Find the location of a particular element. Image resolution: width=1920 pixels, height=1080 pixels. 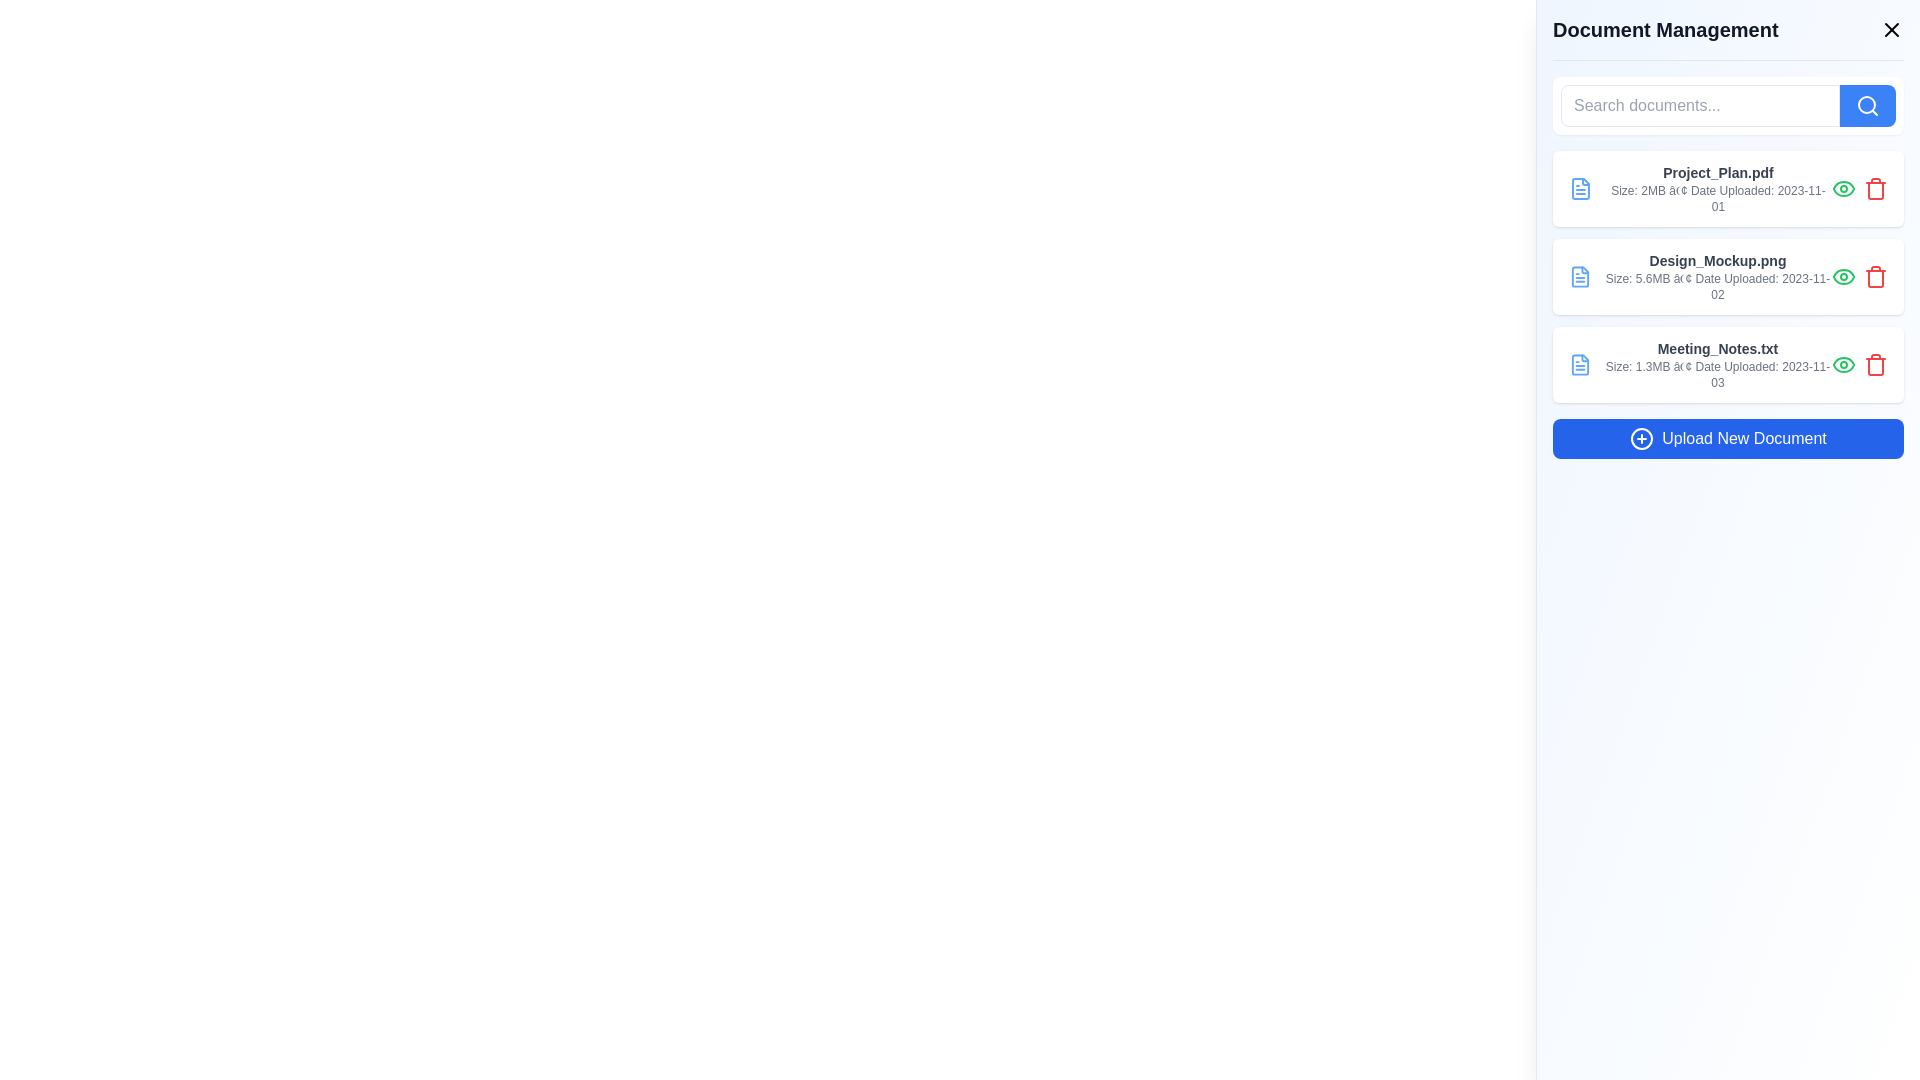

the 'Upload New Document' button is located at coordinates (1727, 438).